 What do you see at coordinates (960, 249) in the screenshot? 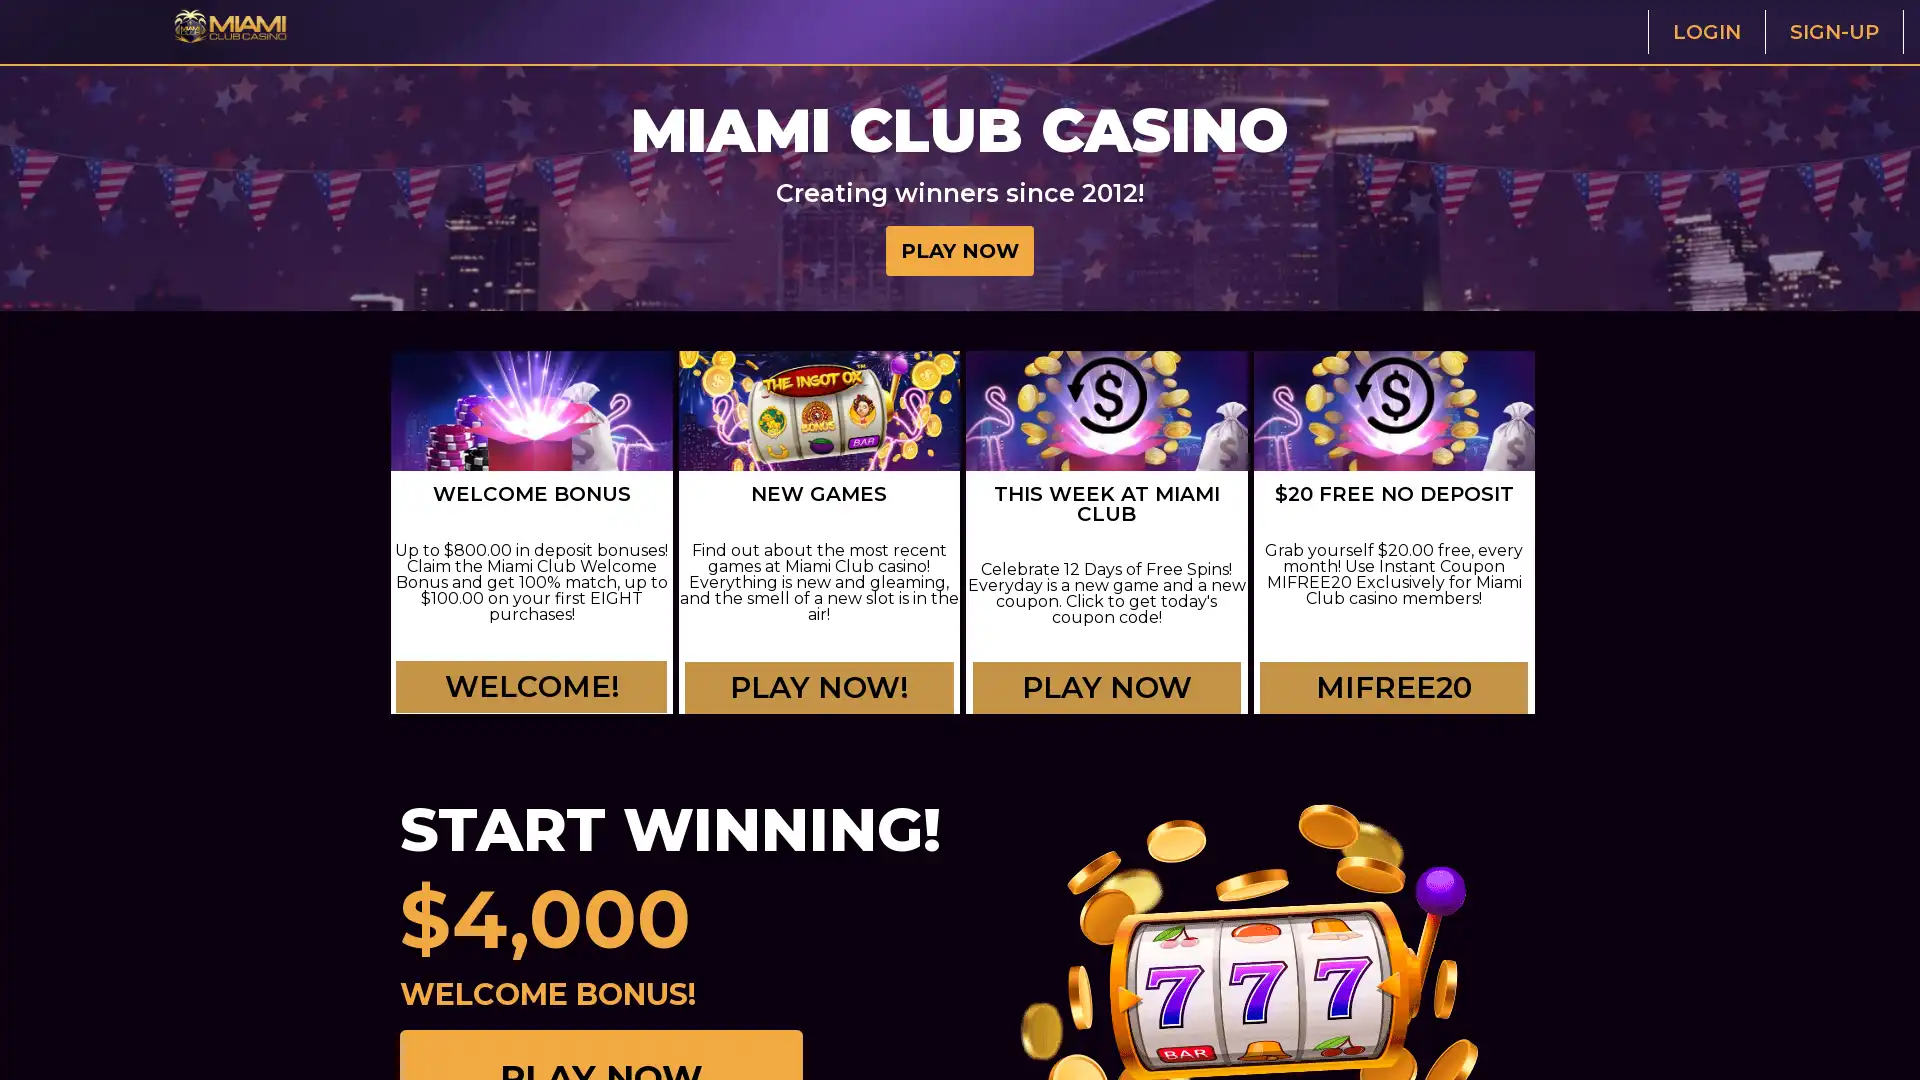
I see `PLAY NOW` at bounding box center [960, 249].